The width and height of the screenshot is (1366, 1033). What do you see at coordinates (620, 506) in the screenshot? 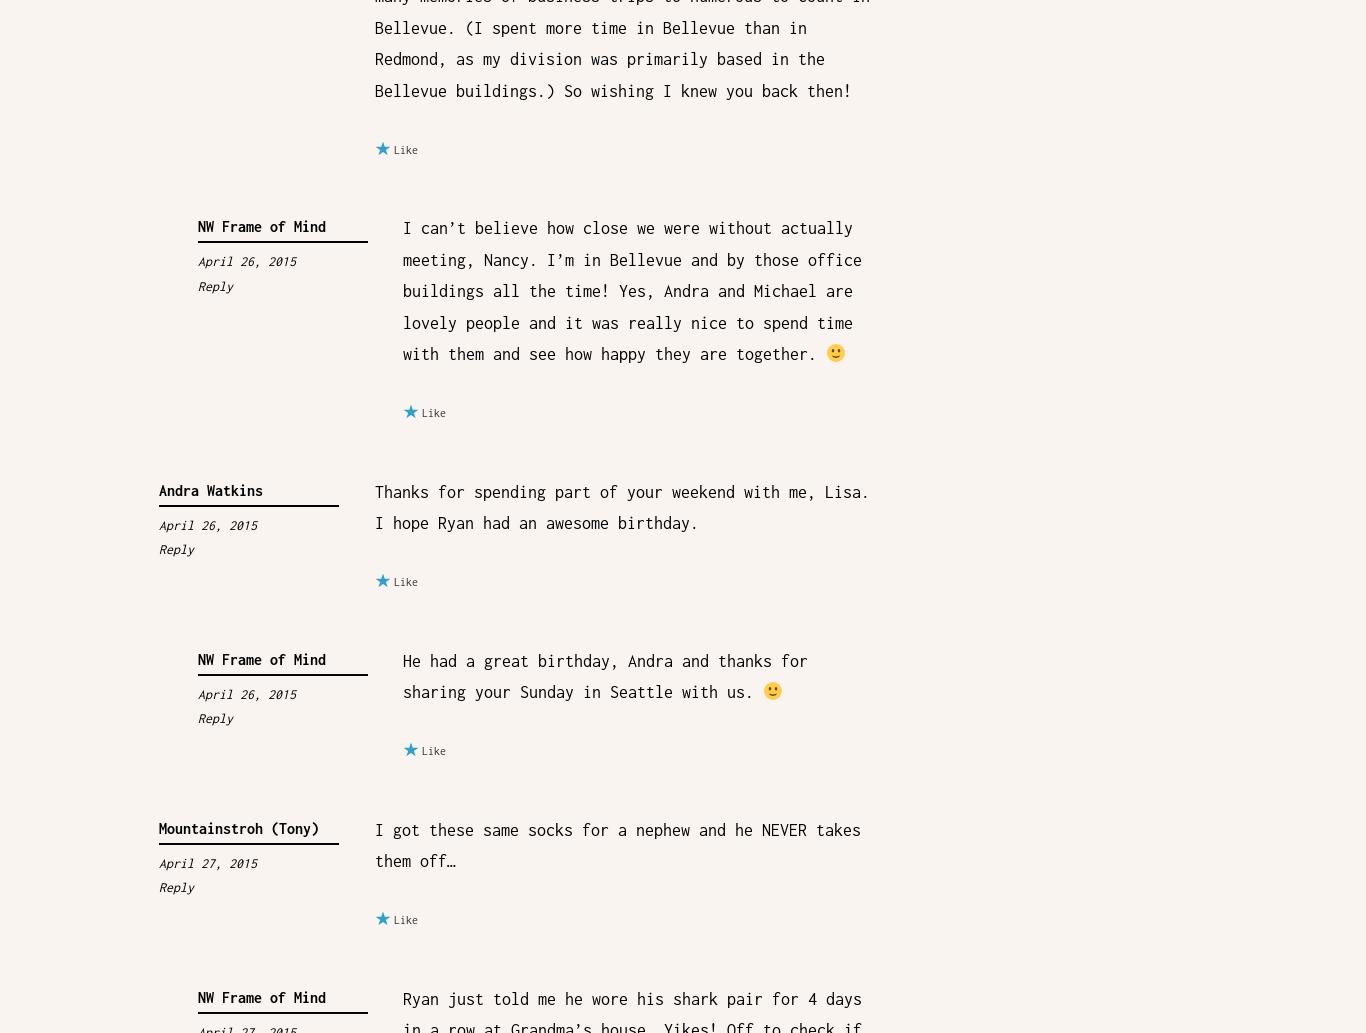
I see `'Thanks for spending part of your weekend with me, Lisa. I hope Ryan had an awesome birthday.'` at bounding box center [620, 506].